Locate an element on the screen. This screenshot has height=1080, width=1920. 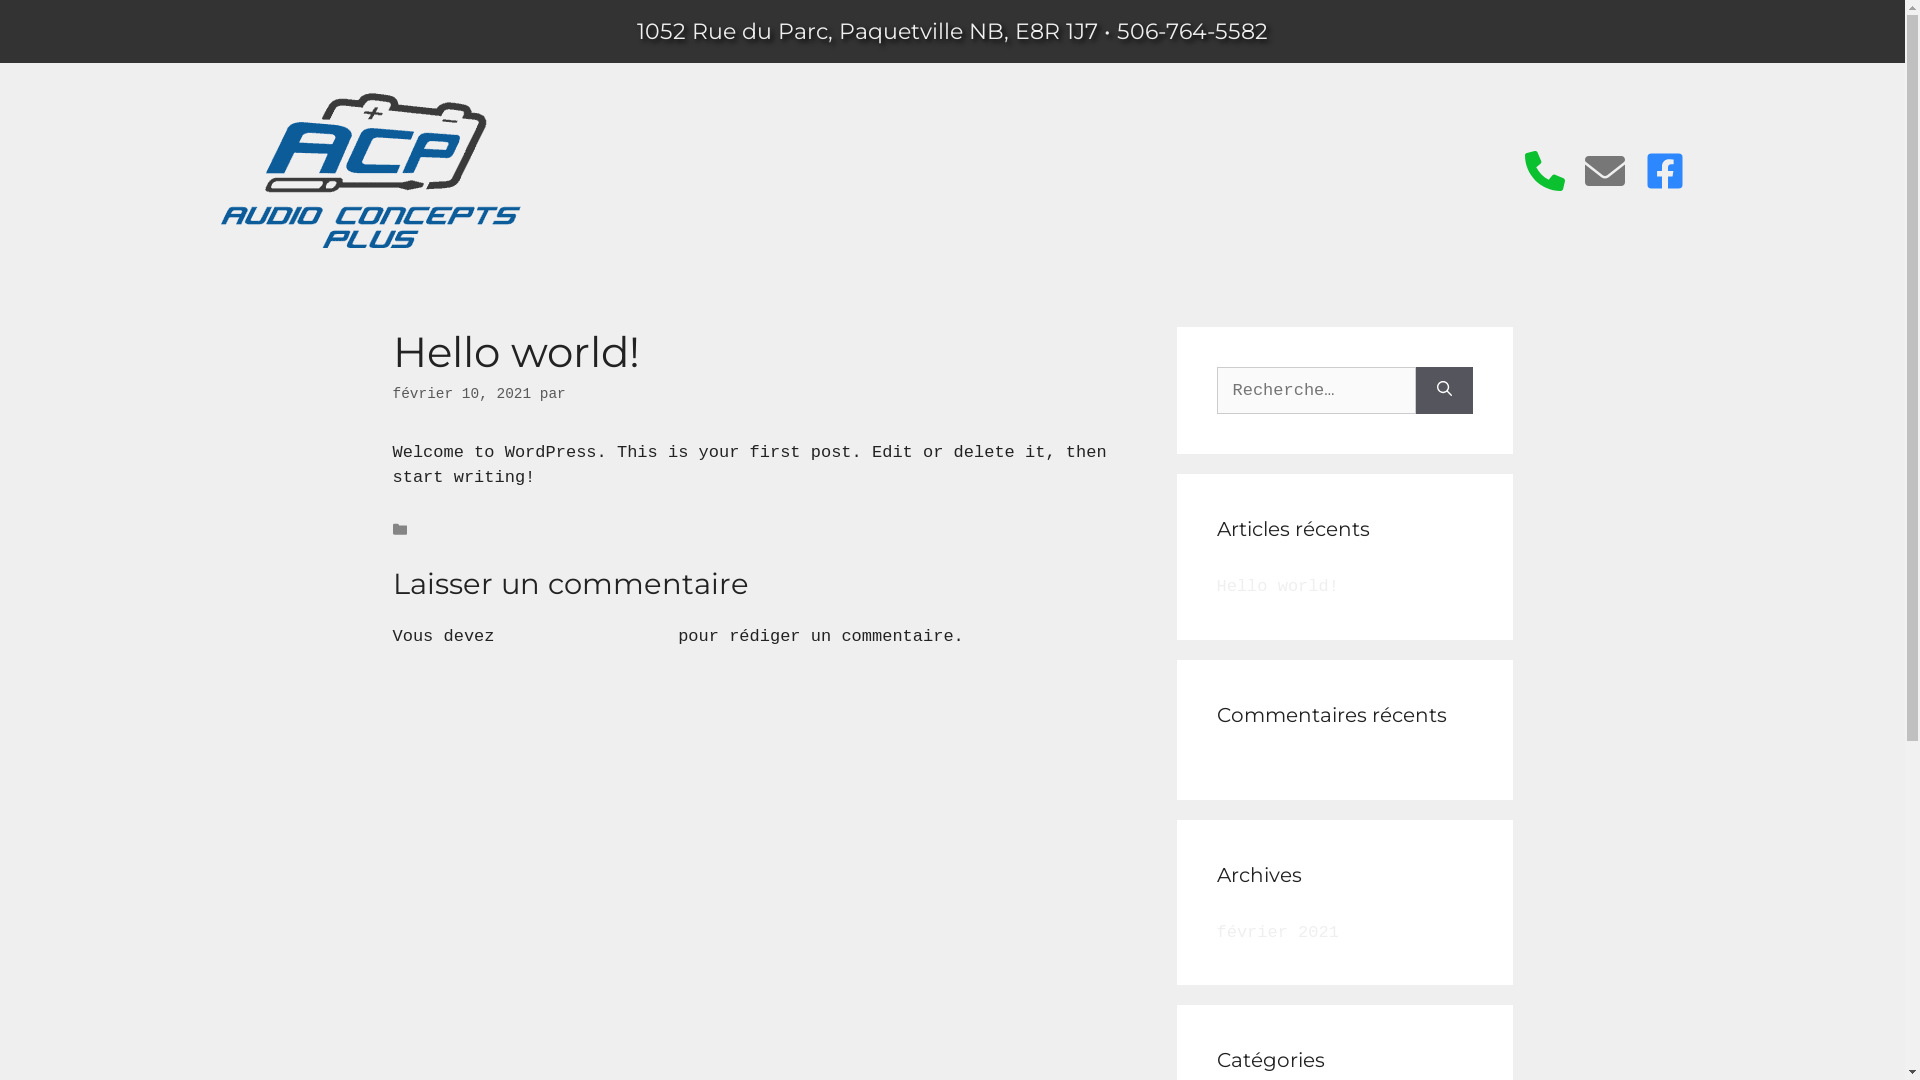
'Hello world!' is located at coordinates (1275, 585).